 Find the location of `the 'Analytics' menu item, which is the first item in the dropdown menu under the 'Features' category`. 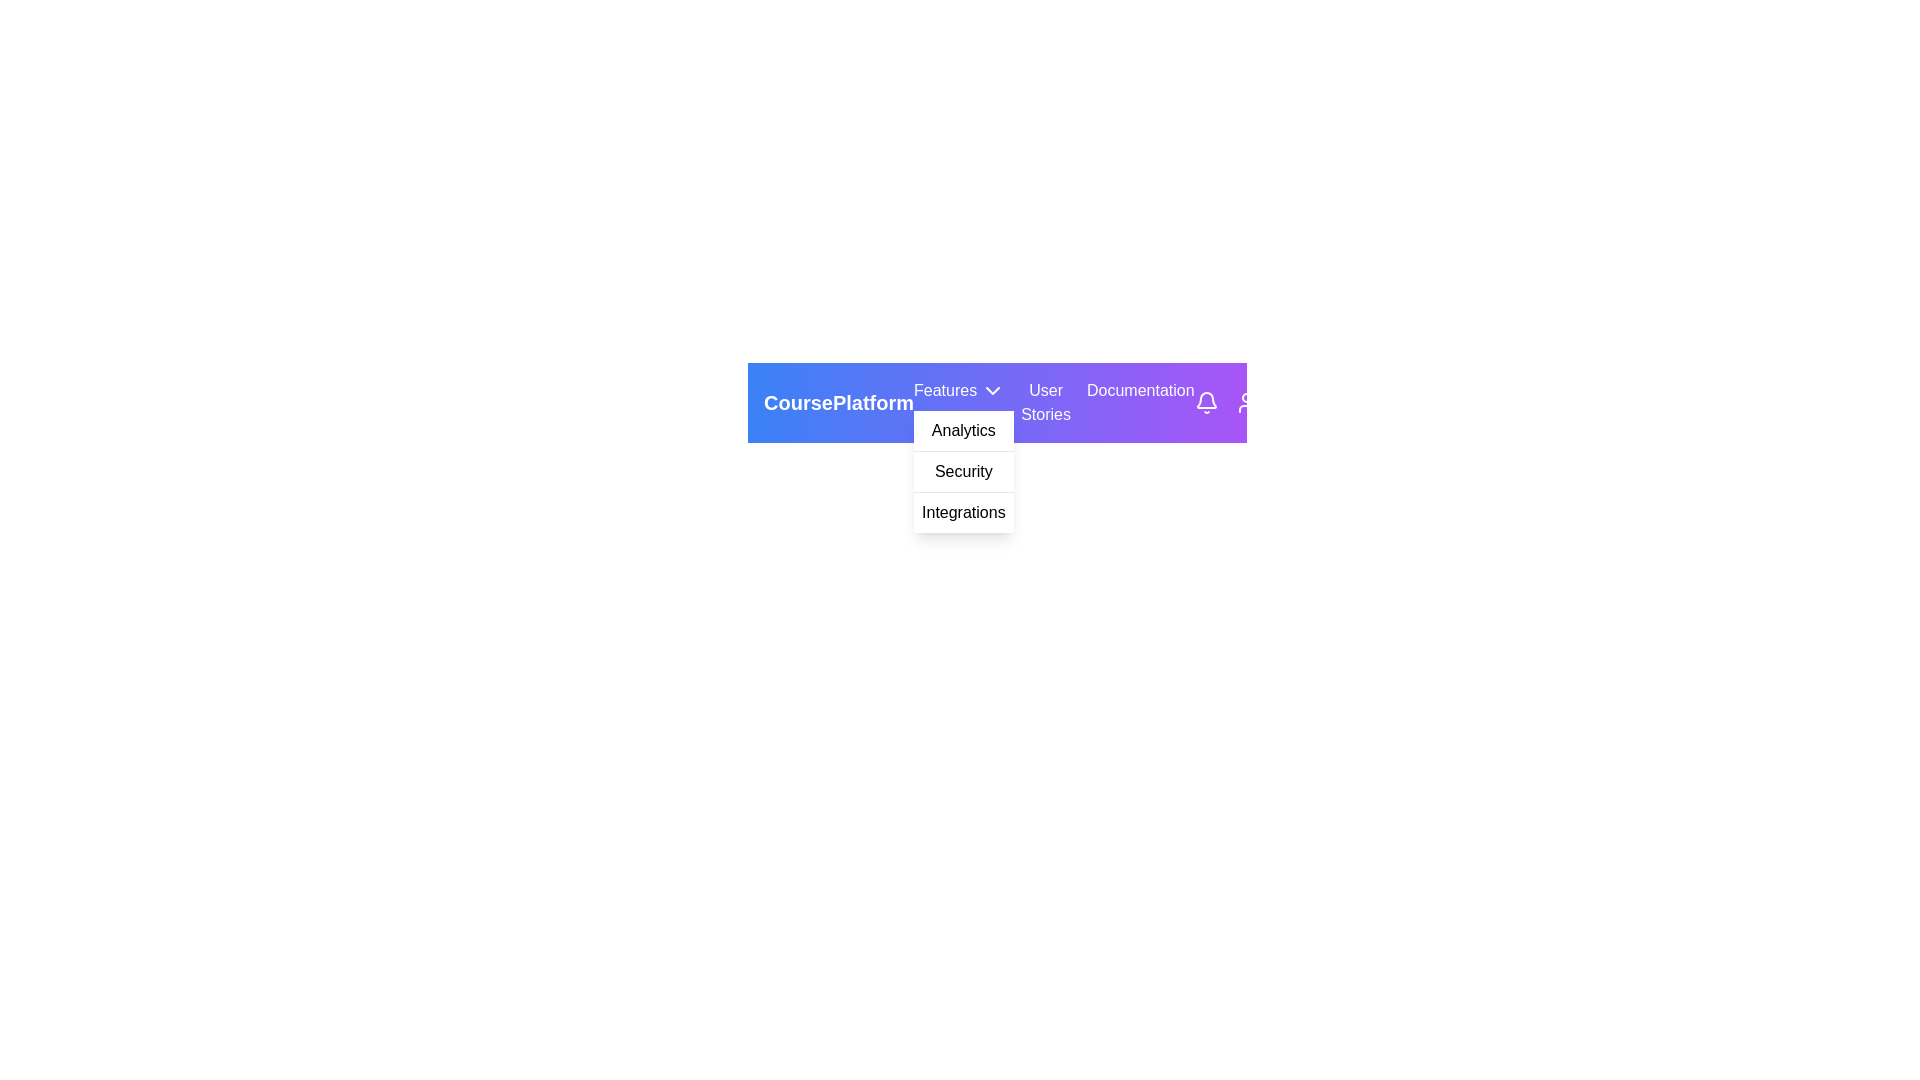

the 'Analytics' menu item, which is the first item in the dropdown menu under the 'Features' category is located at coordinates (963, 430).